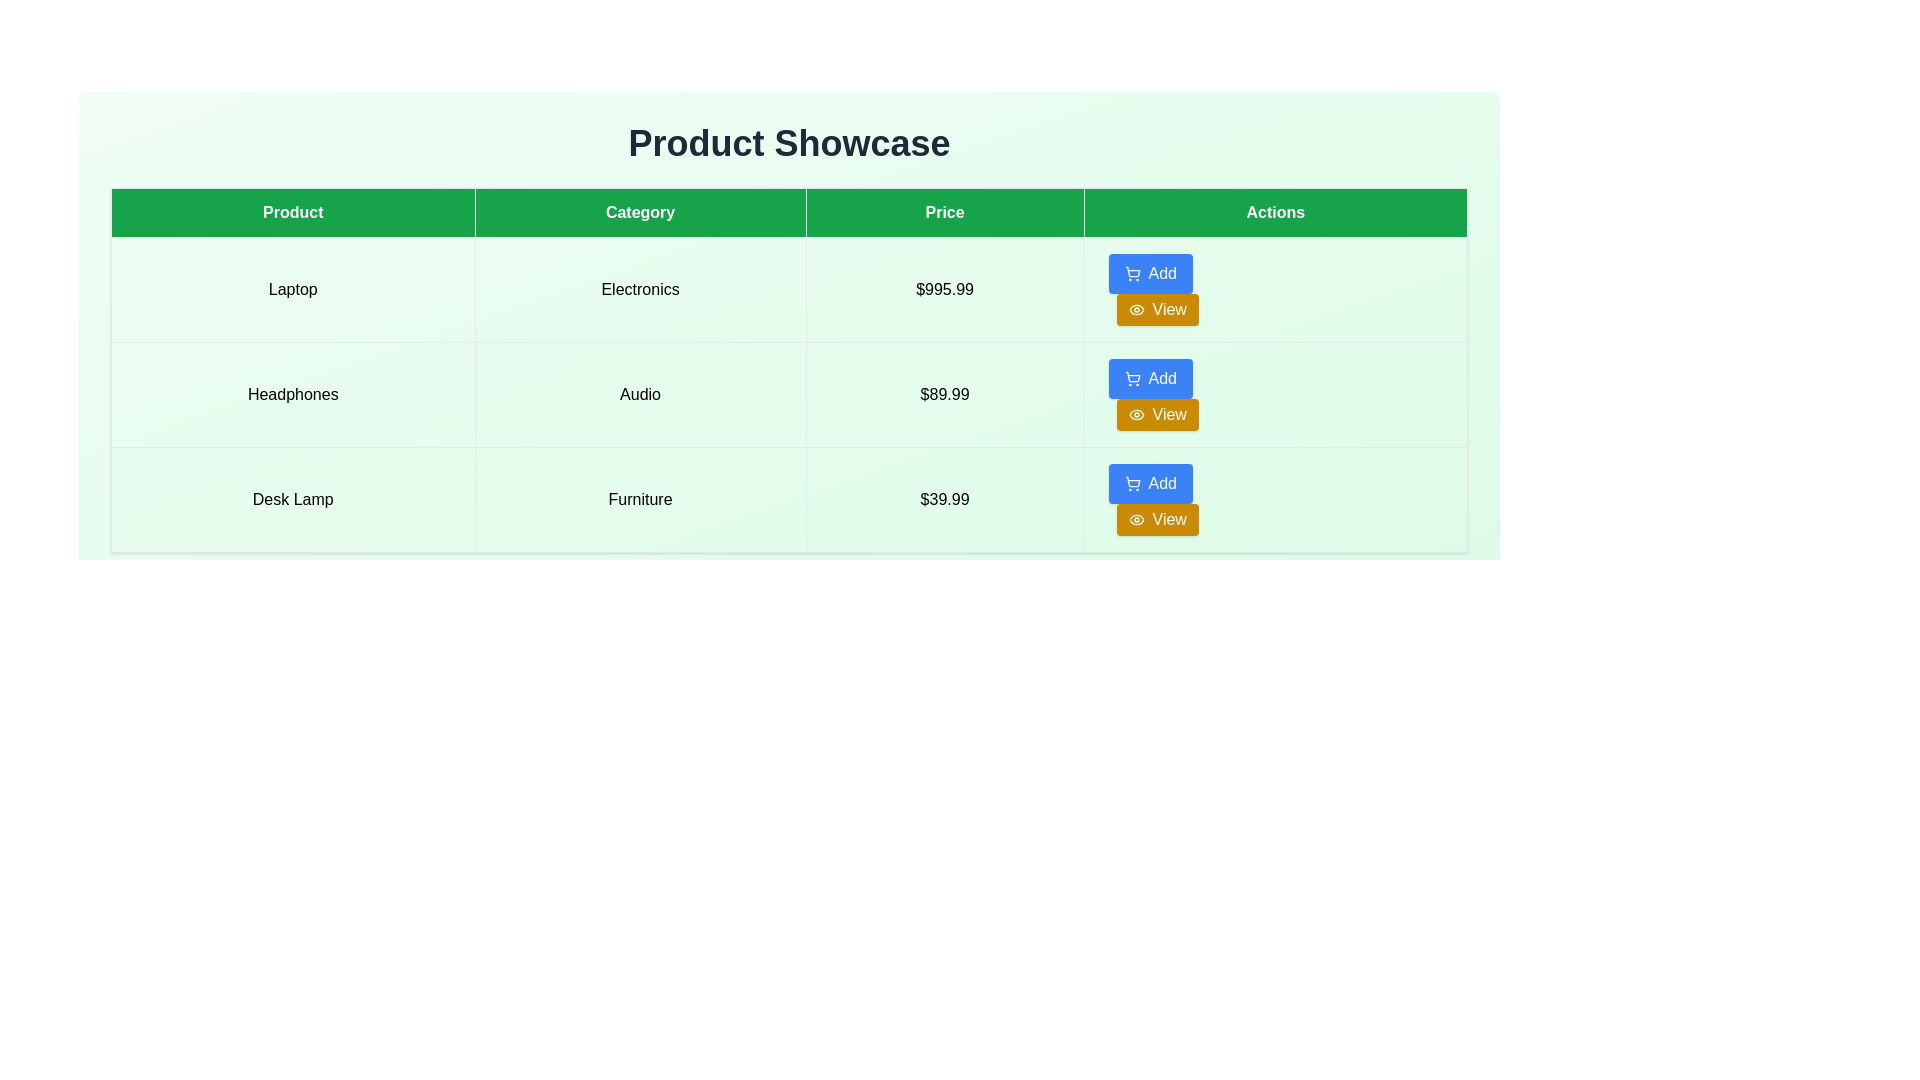  What do you see at coordinates (640, 394) in the screenshot?
I see `the 'Audio' text label, which is centered in a table cell with a green background, located in the second cell of the second row between 'Headphones' and '$89.99'` at bounding box center [640, 394].